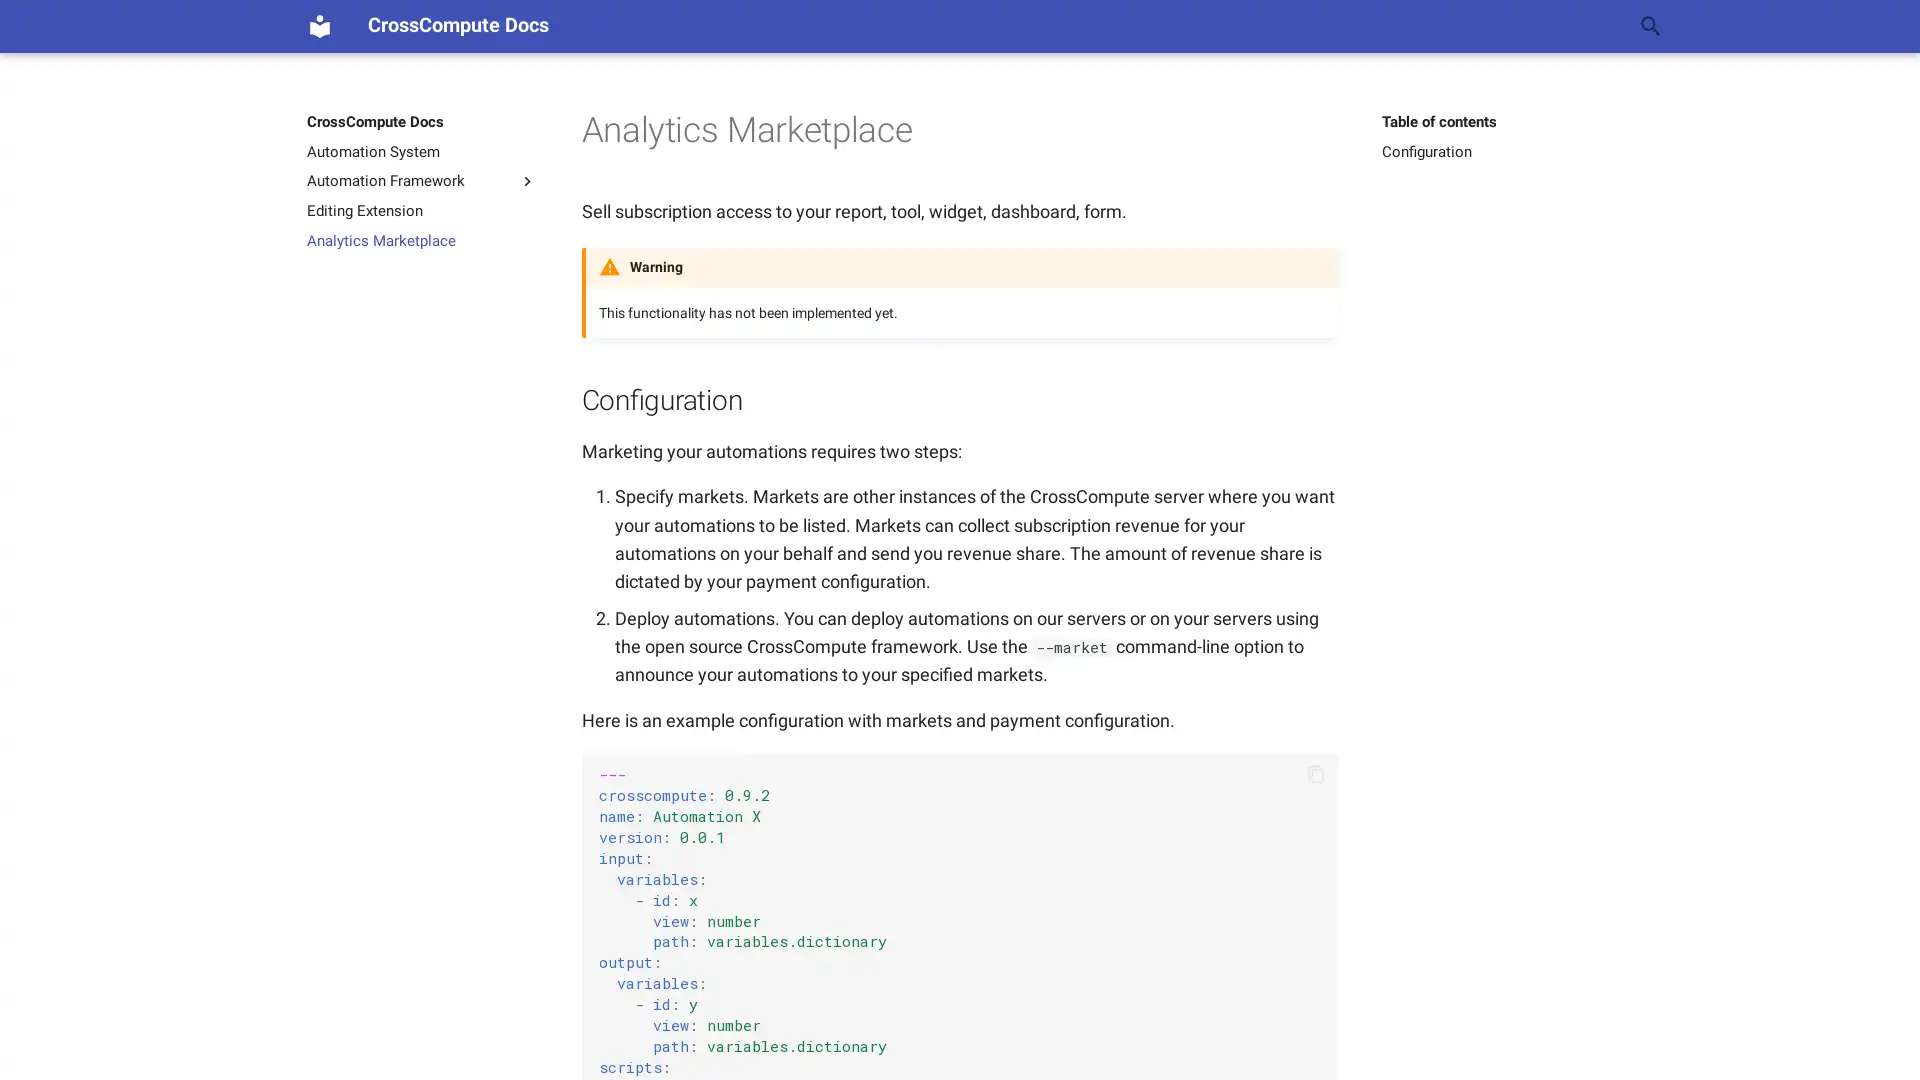  What do you see at coordinates (1315, 773) in the screenshot?
I see `Copy to clipboard` at bounding box center [1315, 773].